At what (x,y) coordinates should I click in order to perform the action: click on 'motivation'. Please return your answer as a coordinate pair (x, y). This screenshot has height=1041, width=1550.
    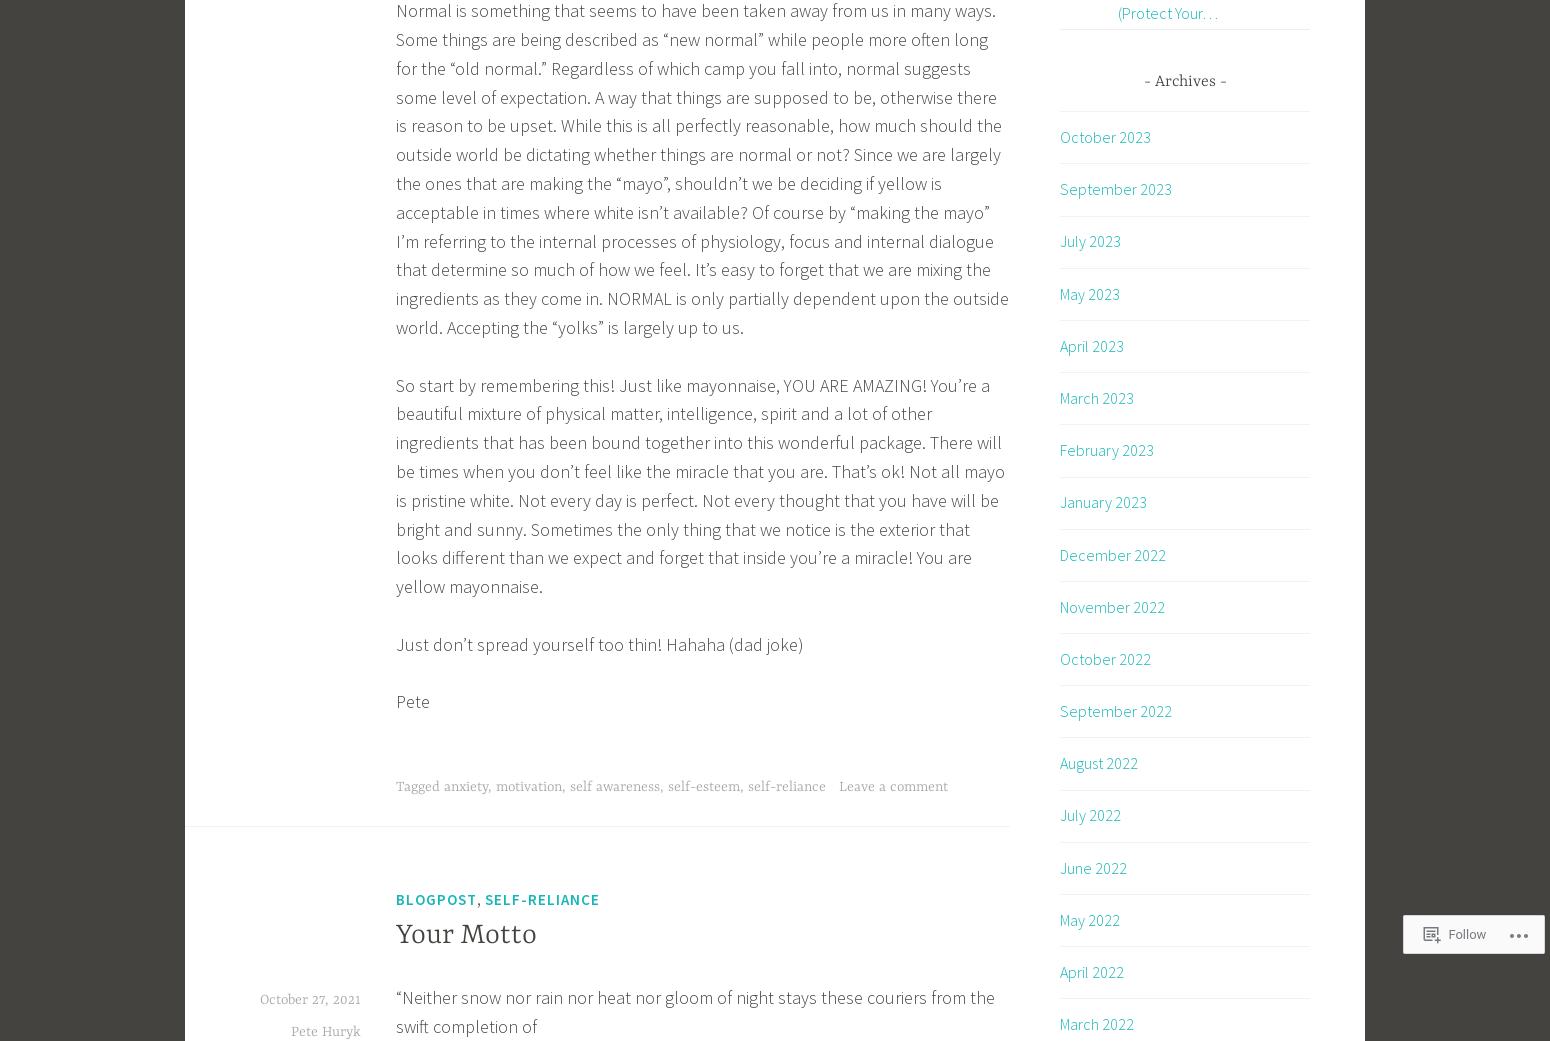
    Looking at the image, I should click on (528, 785).